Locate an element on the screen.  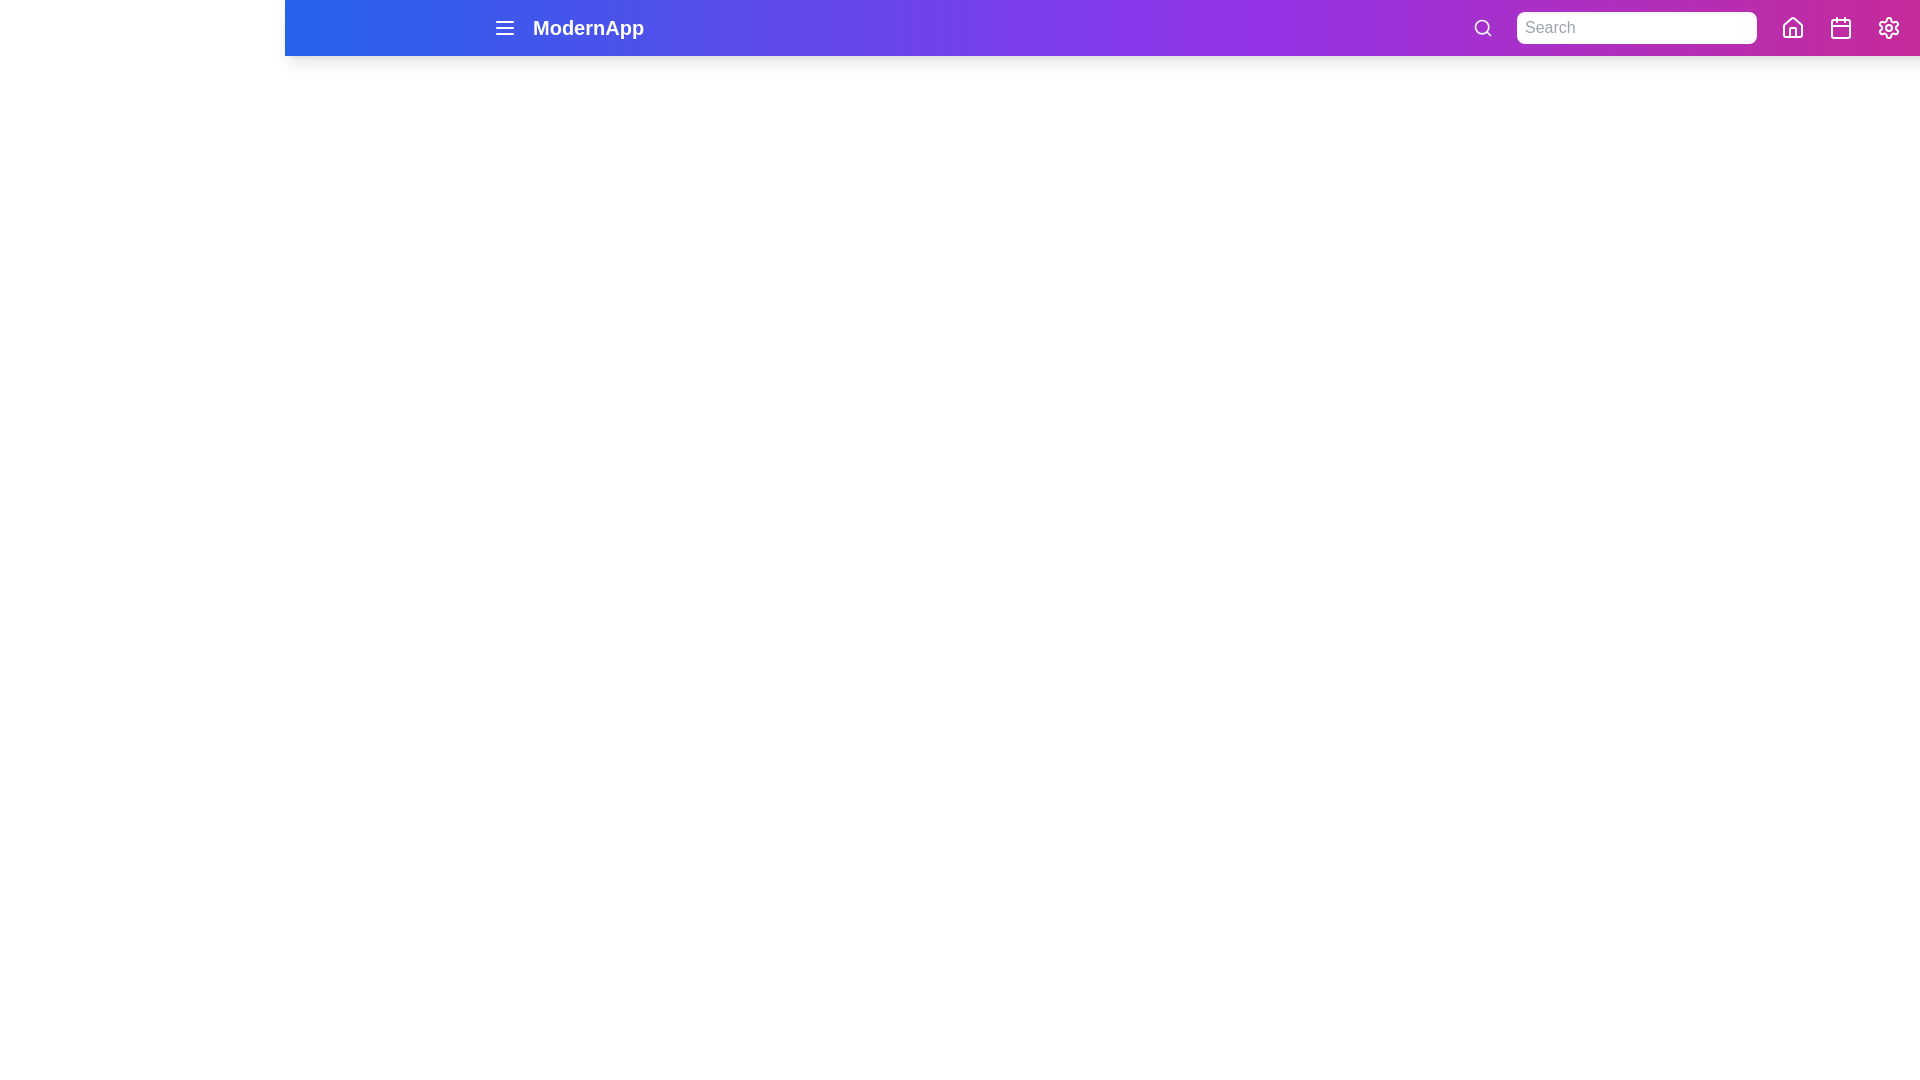
the Menu Icon (Hamburger Menu) located at the top left of the navigation bar to observe a style change is located at coordinates (504, 27).